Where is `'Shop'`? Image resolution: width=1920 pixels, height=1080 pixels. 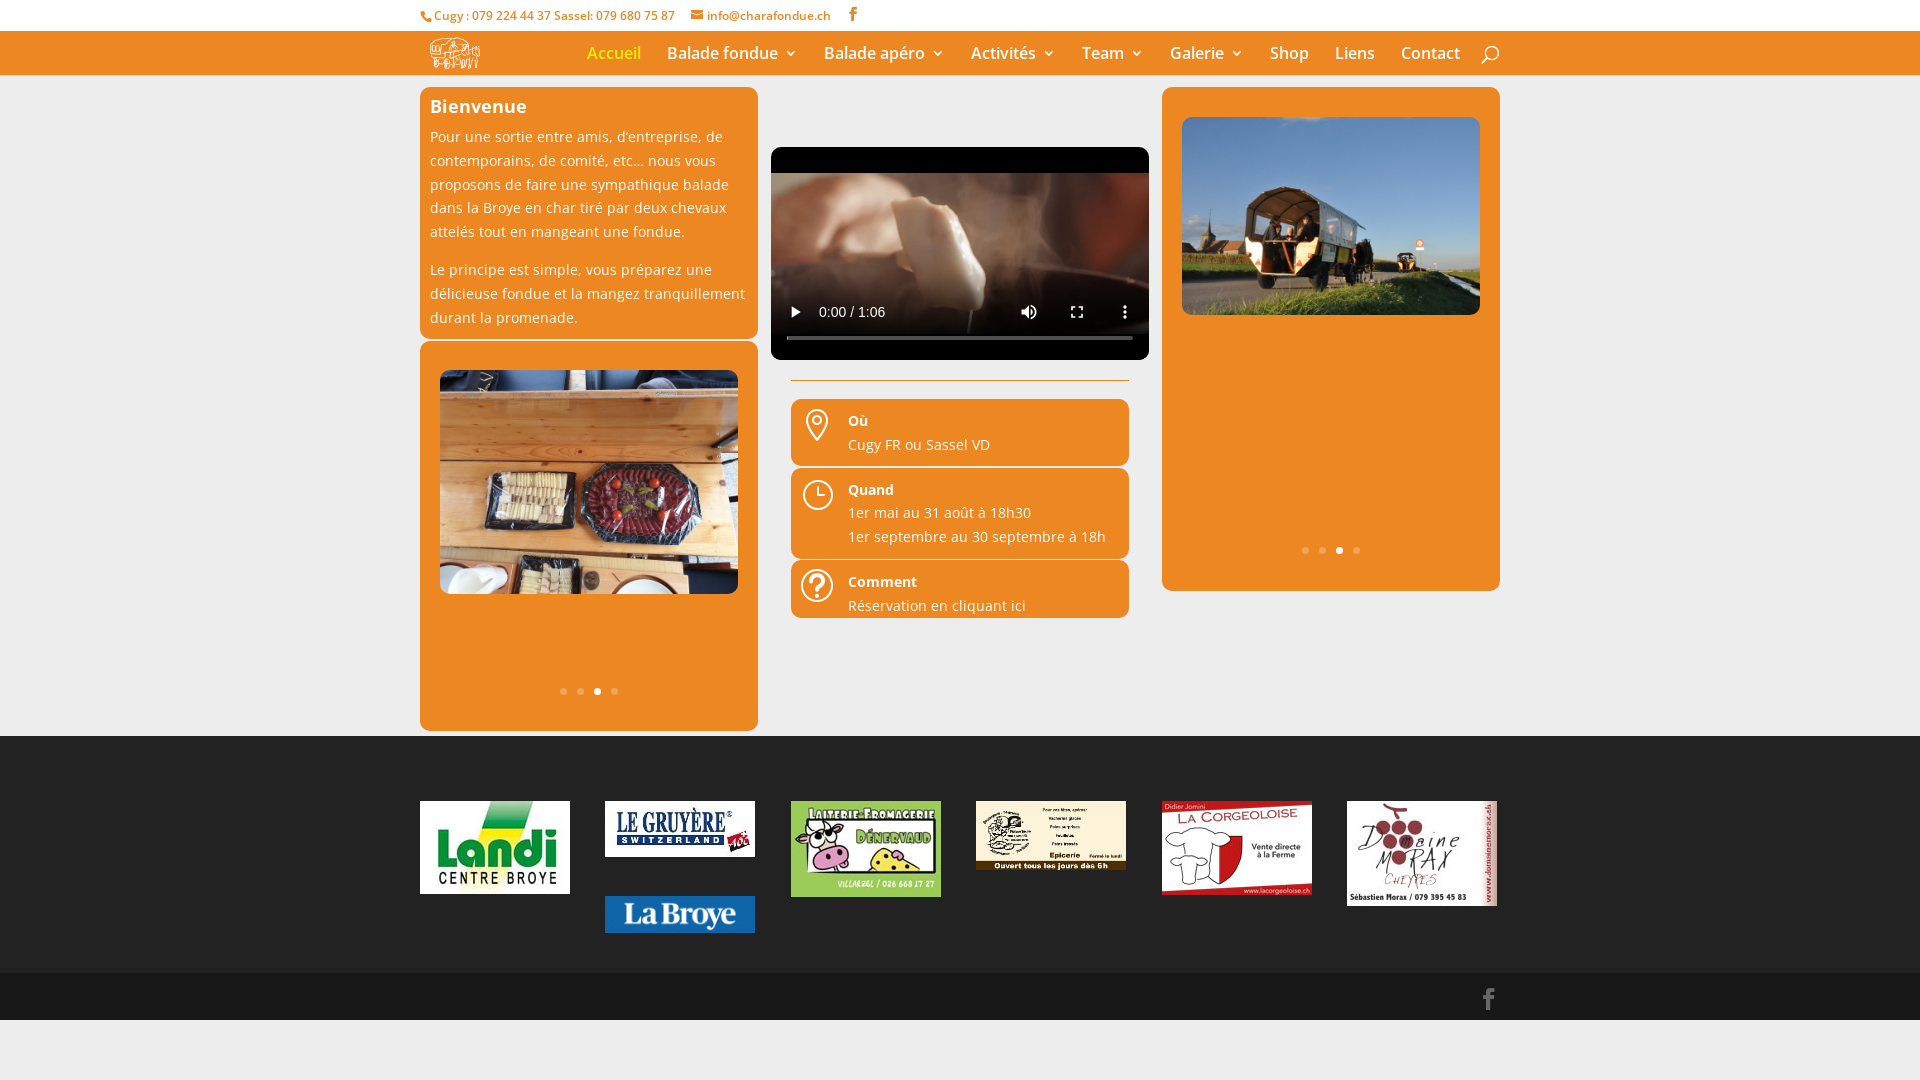
'Shop' is located at coordinates (1289, 59).